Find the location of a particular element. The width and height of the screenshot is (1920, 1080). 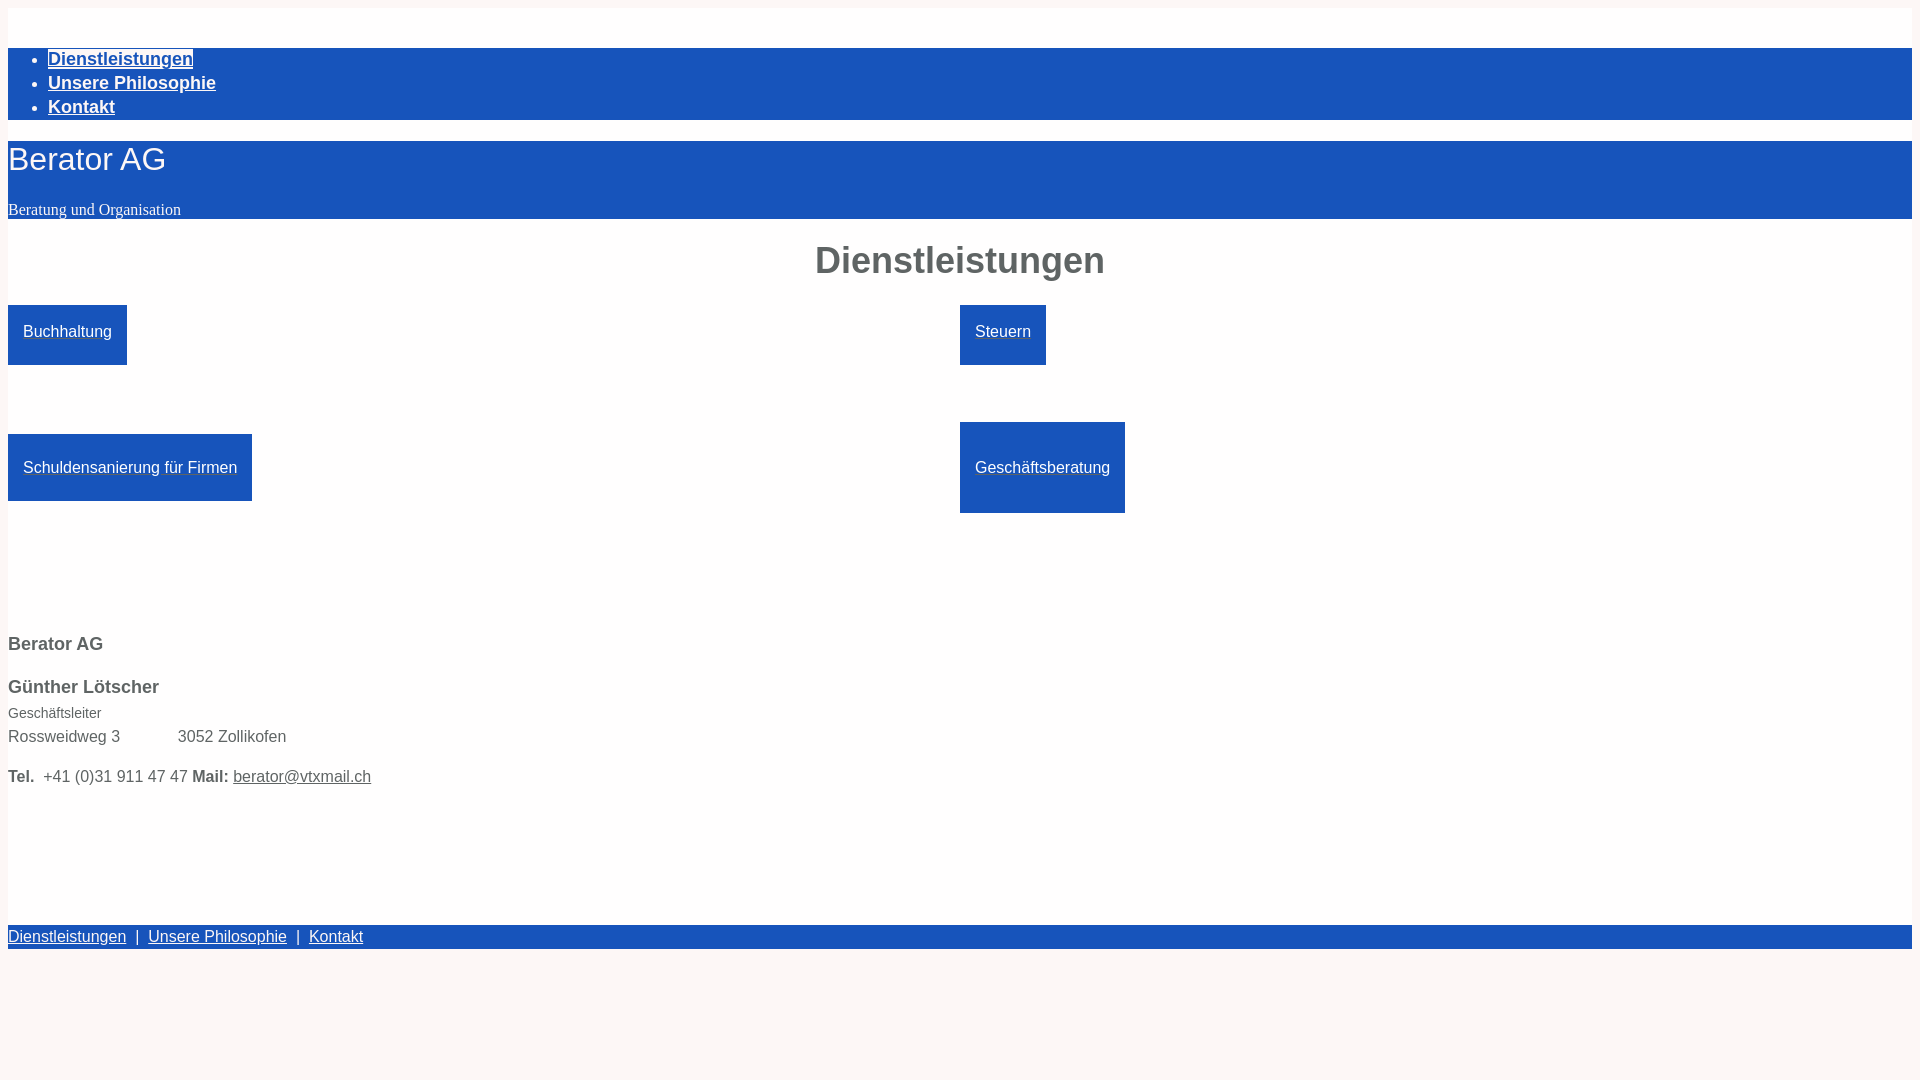

'berator@vtxmail.ch' is located at coordinates (301, 775).